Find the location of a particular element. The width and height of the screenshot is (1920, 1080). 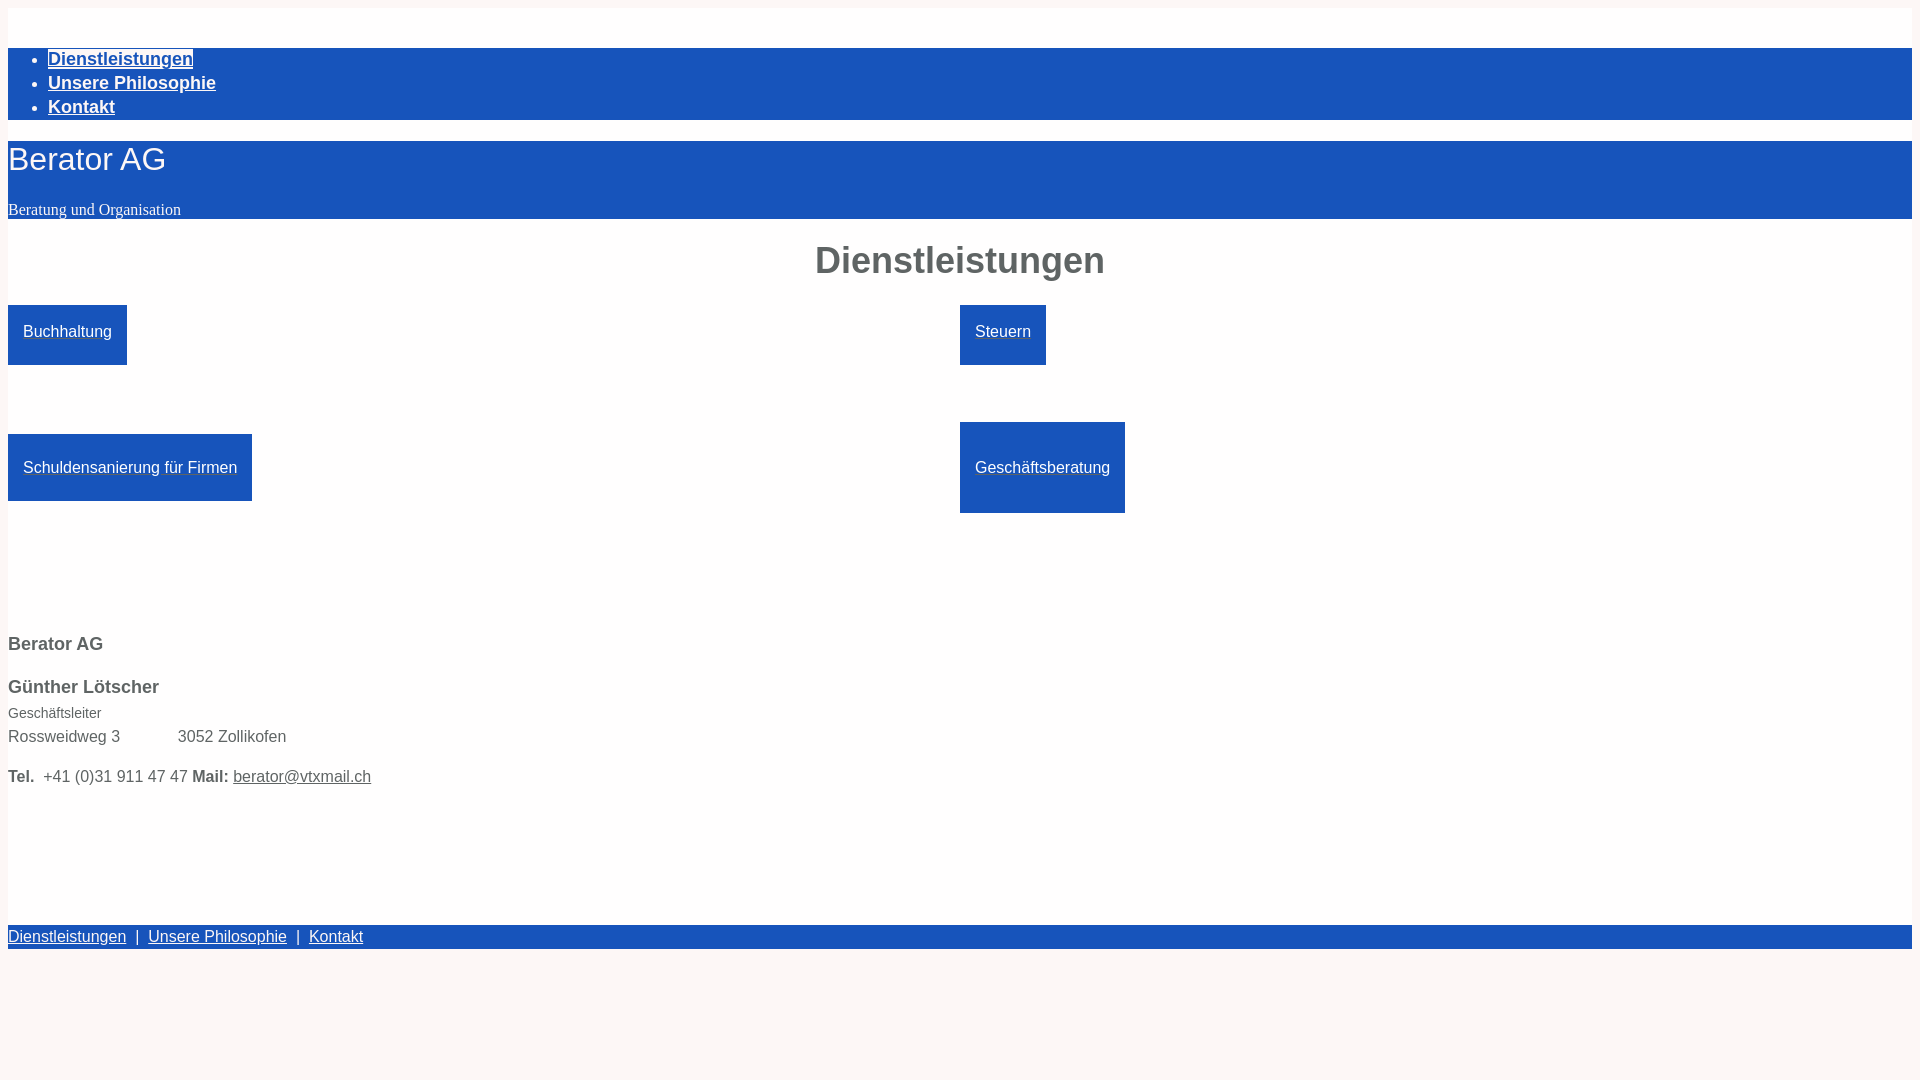

'berator@vtxmail.ch' is located at coordinates (301, 775).